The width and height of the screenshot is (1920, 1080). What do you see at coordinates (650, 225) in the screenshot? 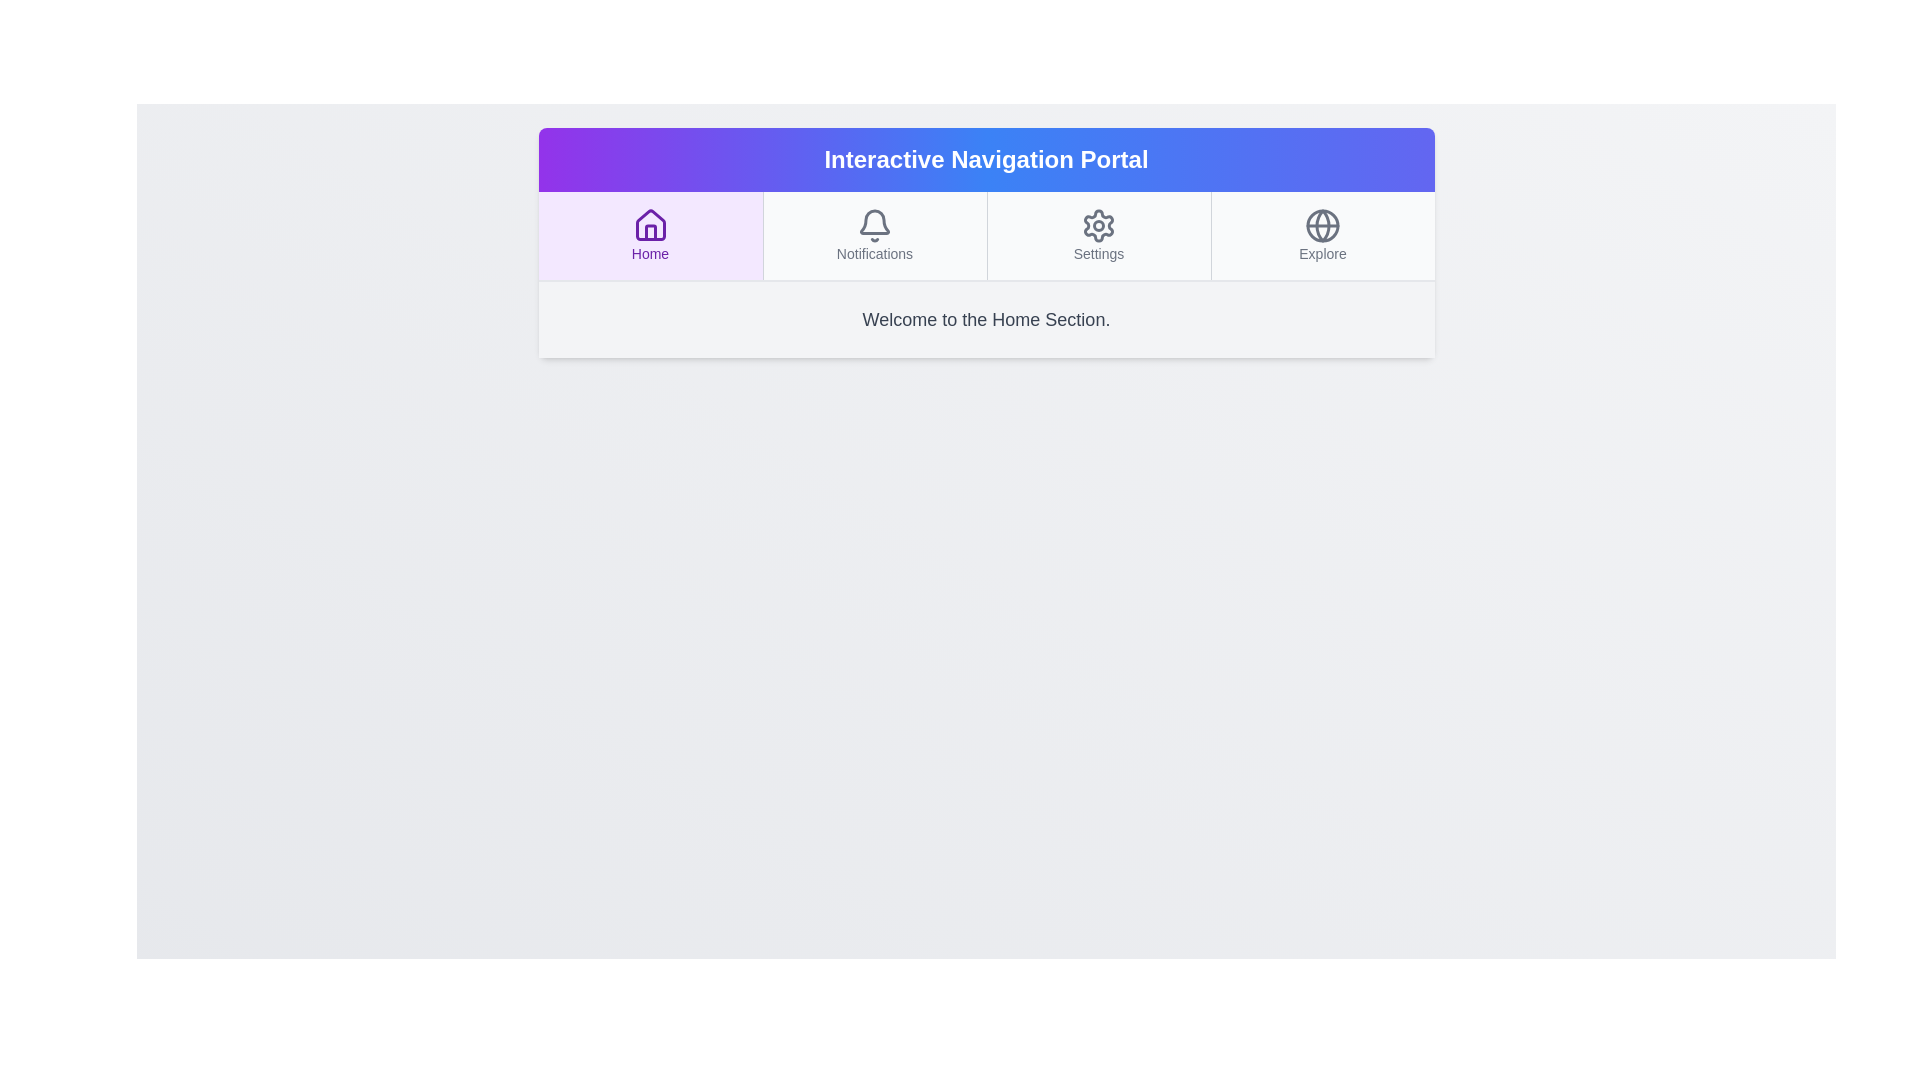
I see `the 'Home' icon in the navigation bar` at bounding box center [650, 225].